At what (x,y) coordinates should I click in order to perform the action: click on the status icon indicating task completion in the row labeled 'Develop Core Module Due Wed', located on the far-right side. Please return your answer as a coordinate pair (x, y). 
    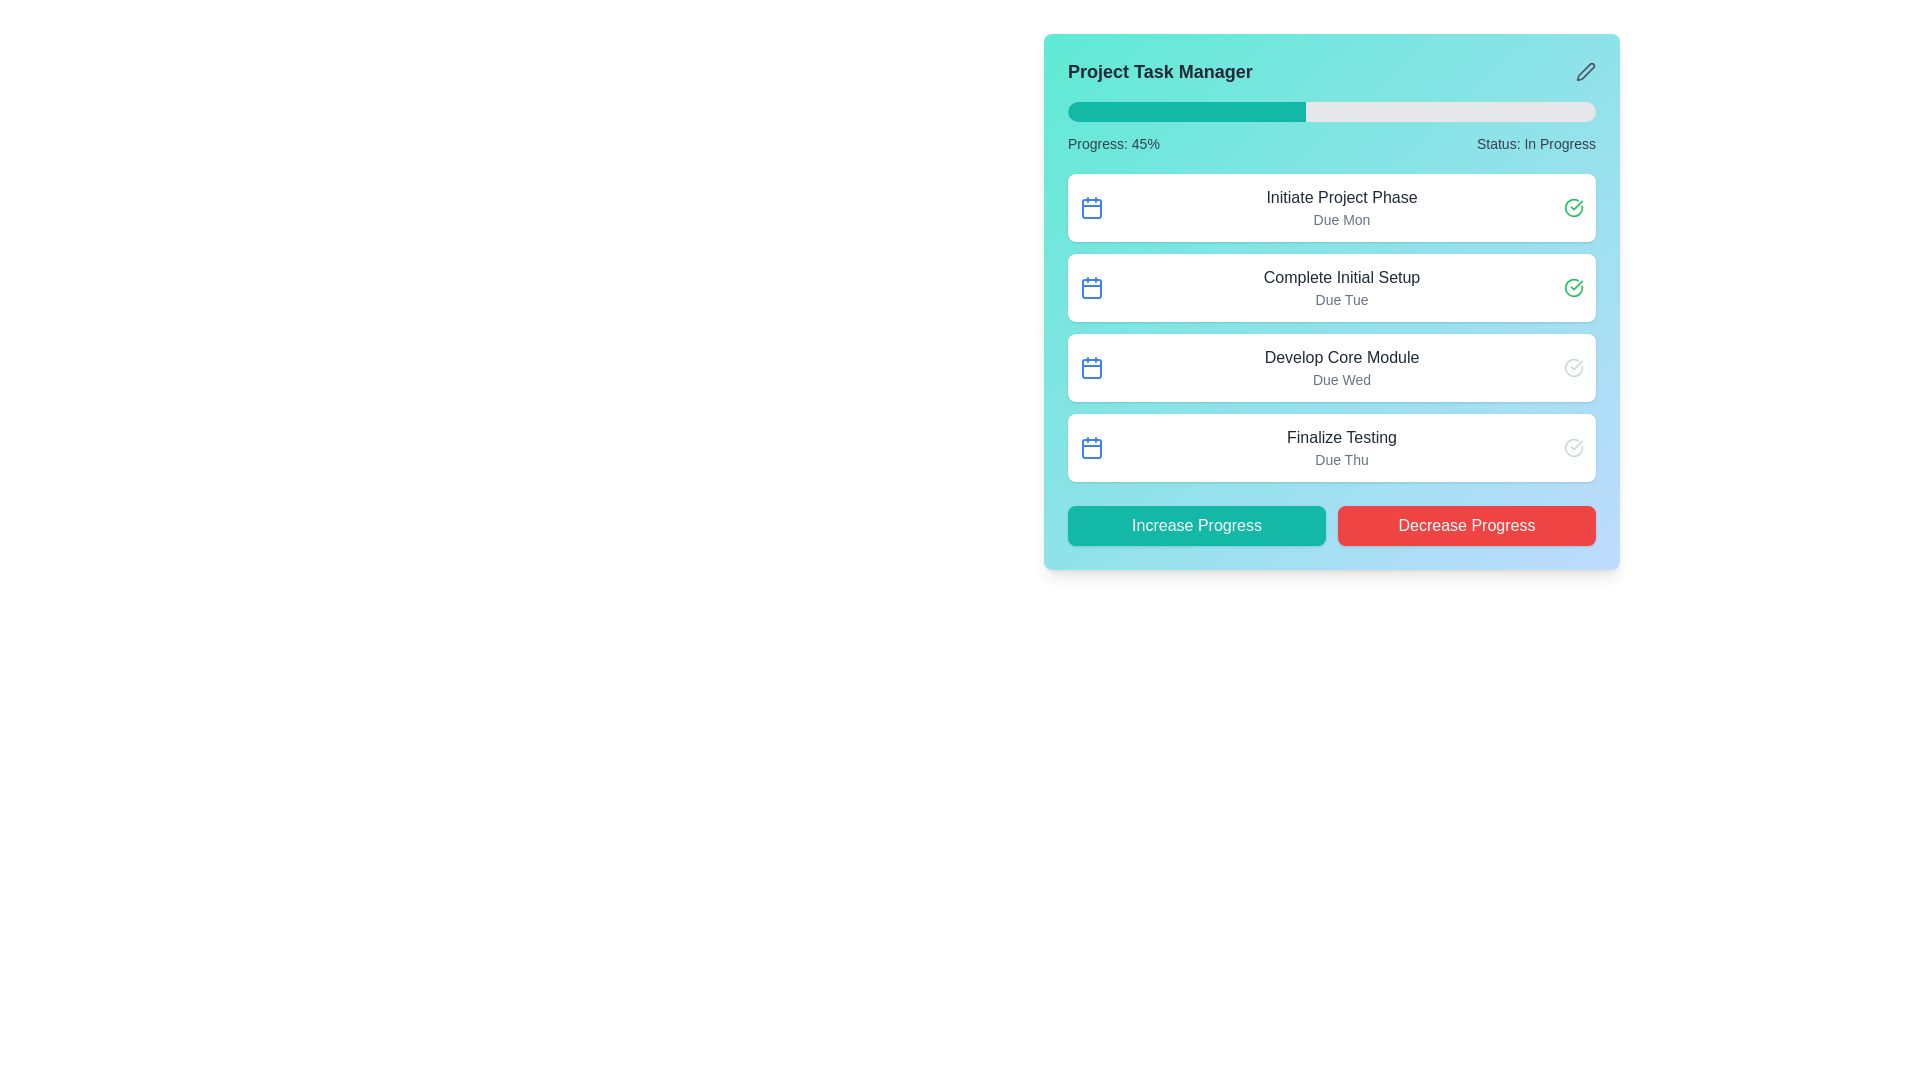
    Looking at the image, I should click on (1573, 367).